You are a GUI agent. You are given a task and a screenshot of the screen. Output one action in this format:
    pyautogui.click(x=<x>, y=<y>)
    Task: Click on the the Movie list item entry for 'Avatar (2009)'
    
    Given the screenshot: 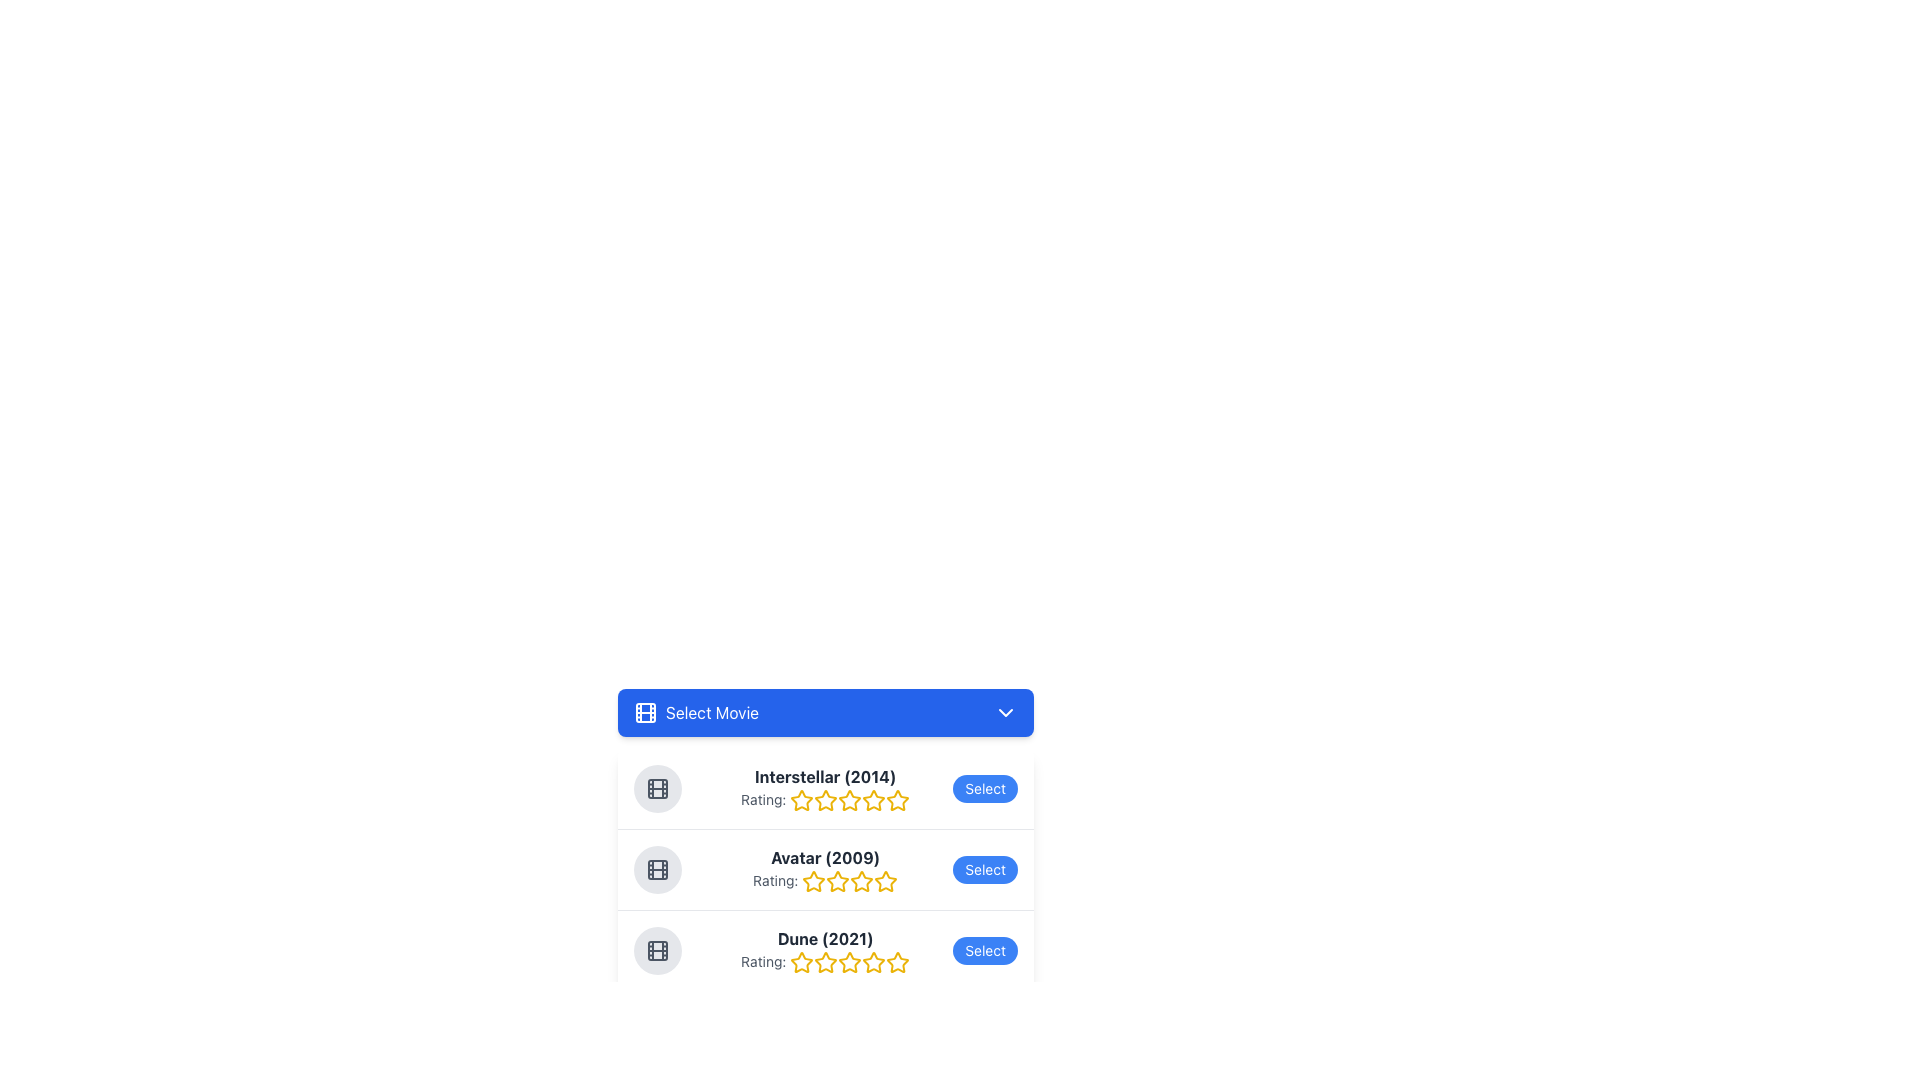 What is the action you would take?
    pyautogui.click(x=825, y=867)
    